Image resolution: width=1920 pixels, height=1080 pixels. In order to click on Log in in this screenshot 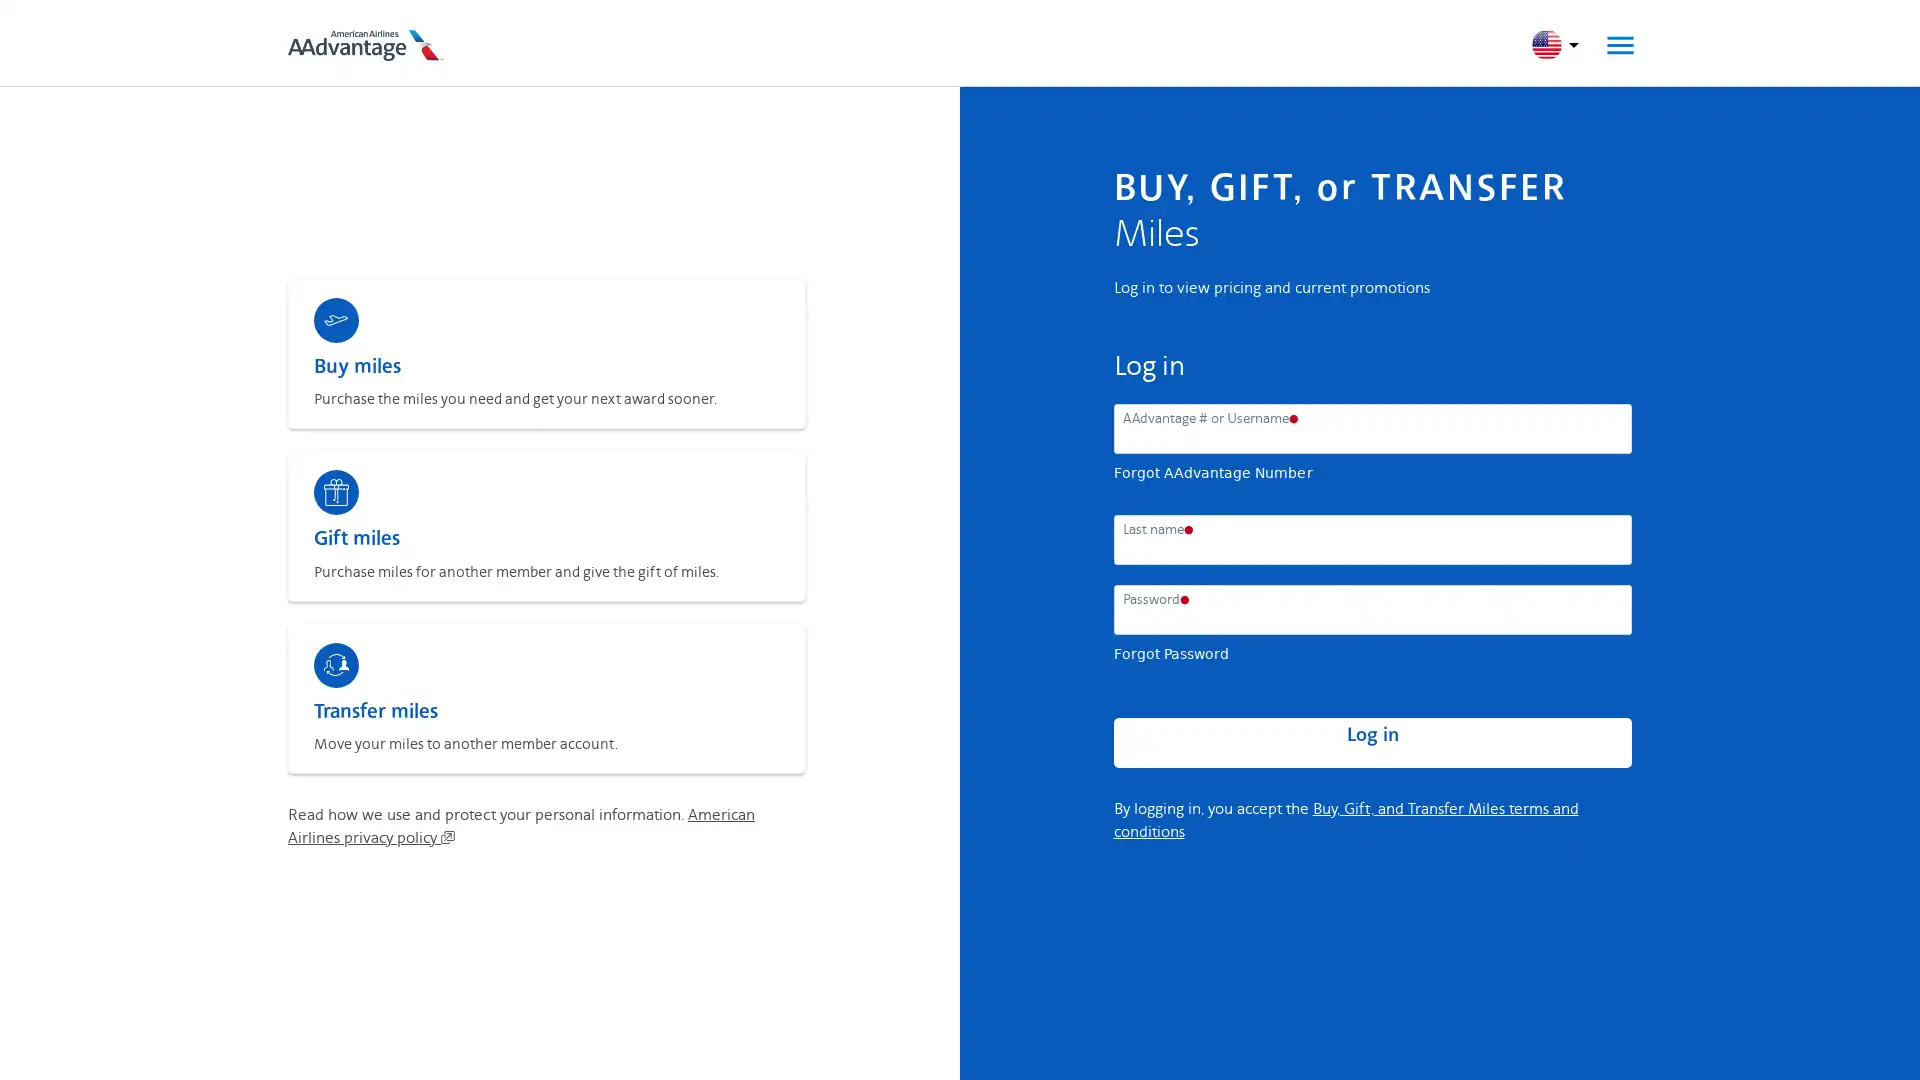, I will do `click(1371, 743)`.